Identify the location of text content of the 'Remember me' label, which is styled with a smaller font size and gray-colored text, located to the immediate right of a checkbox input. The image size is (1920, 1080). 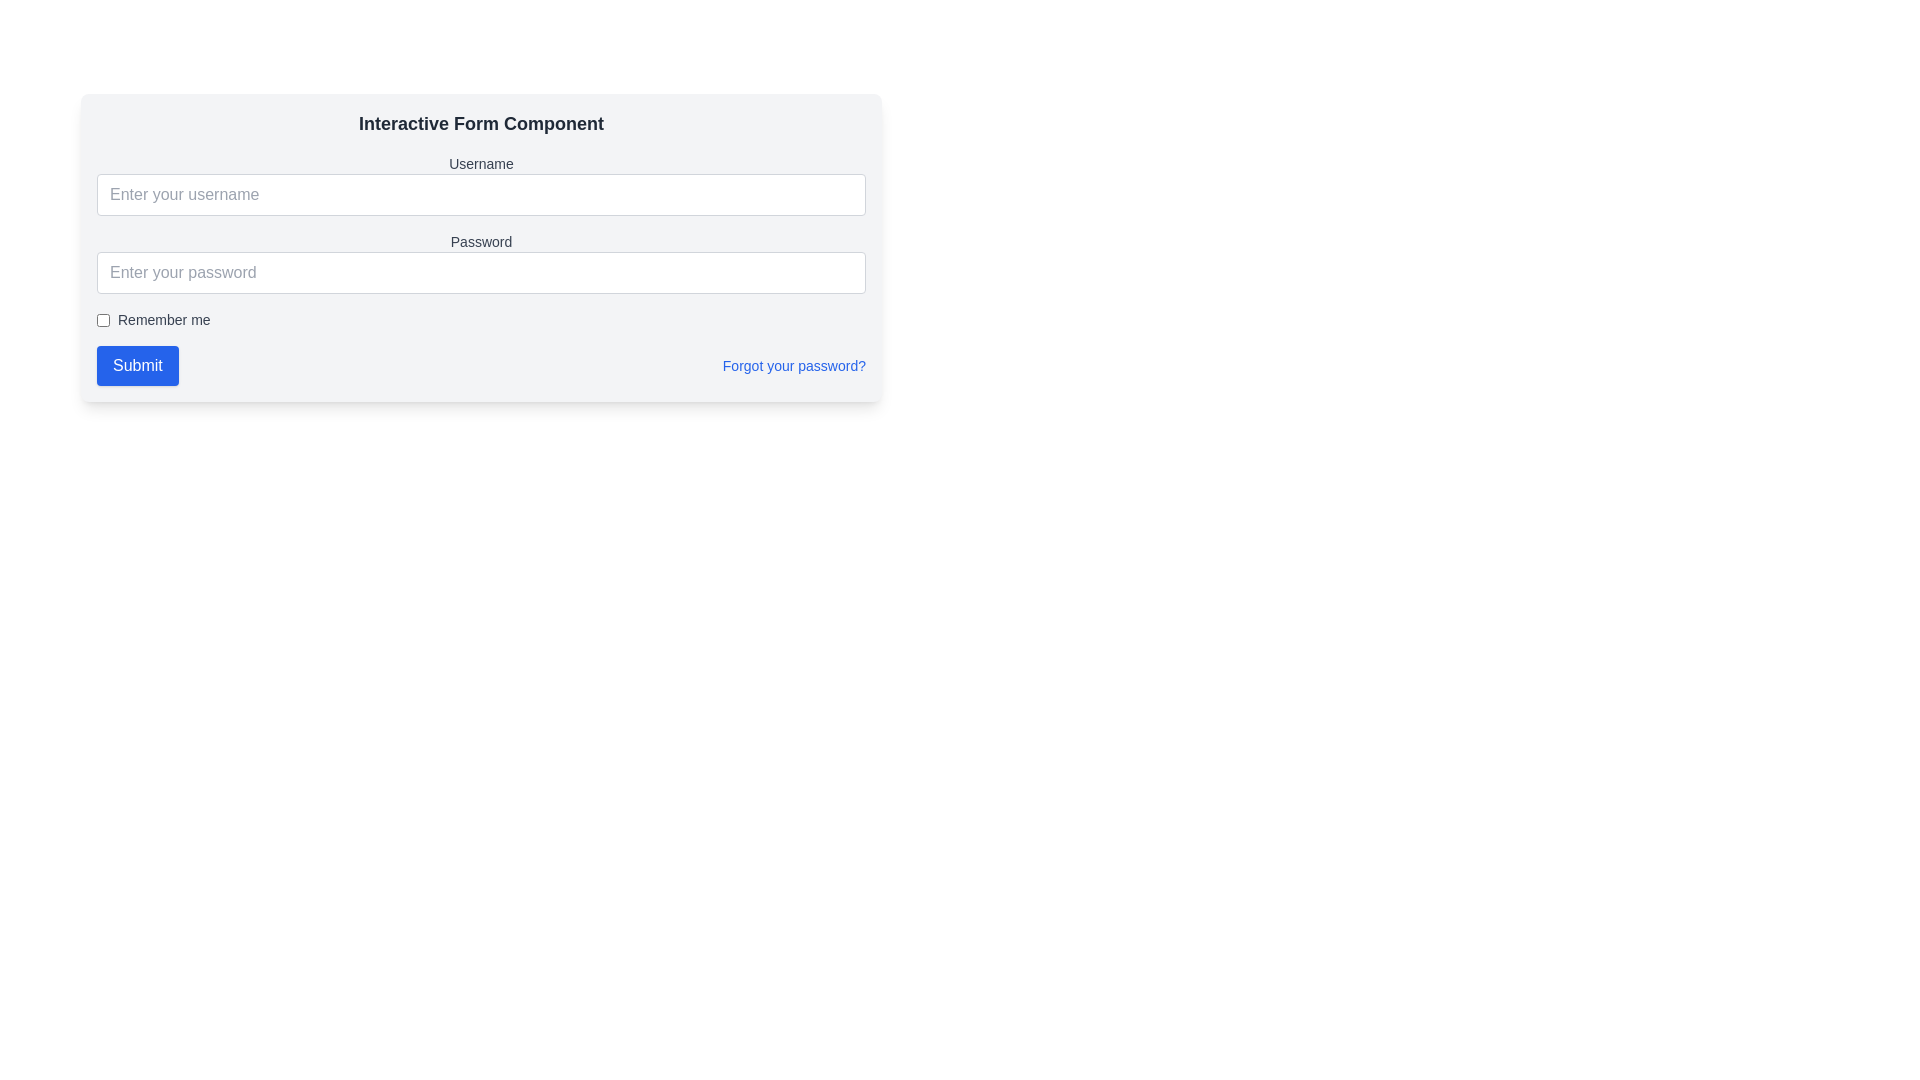
(164, 319).